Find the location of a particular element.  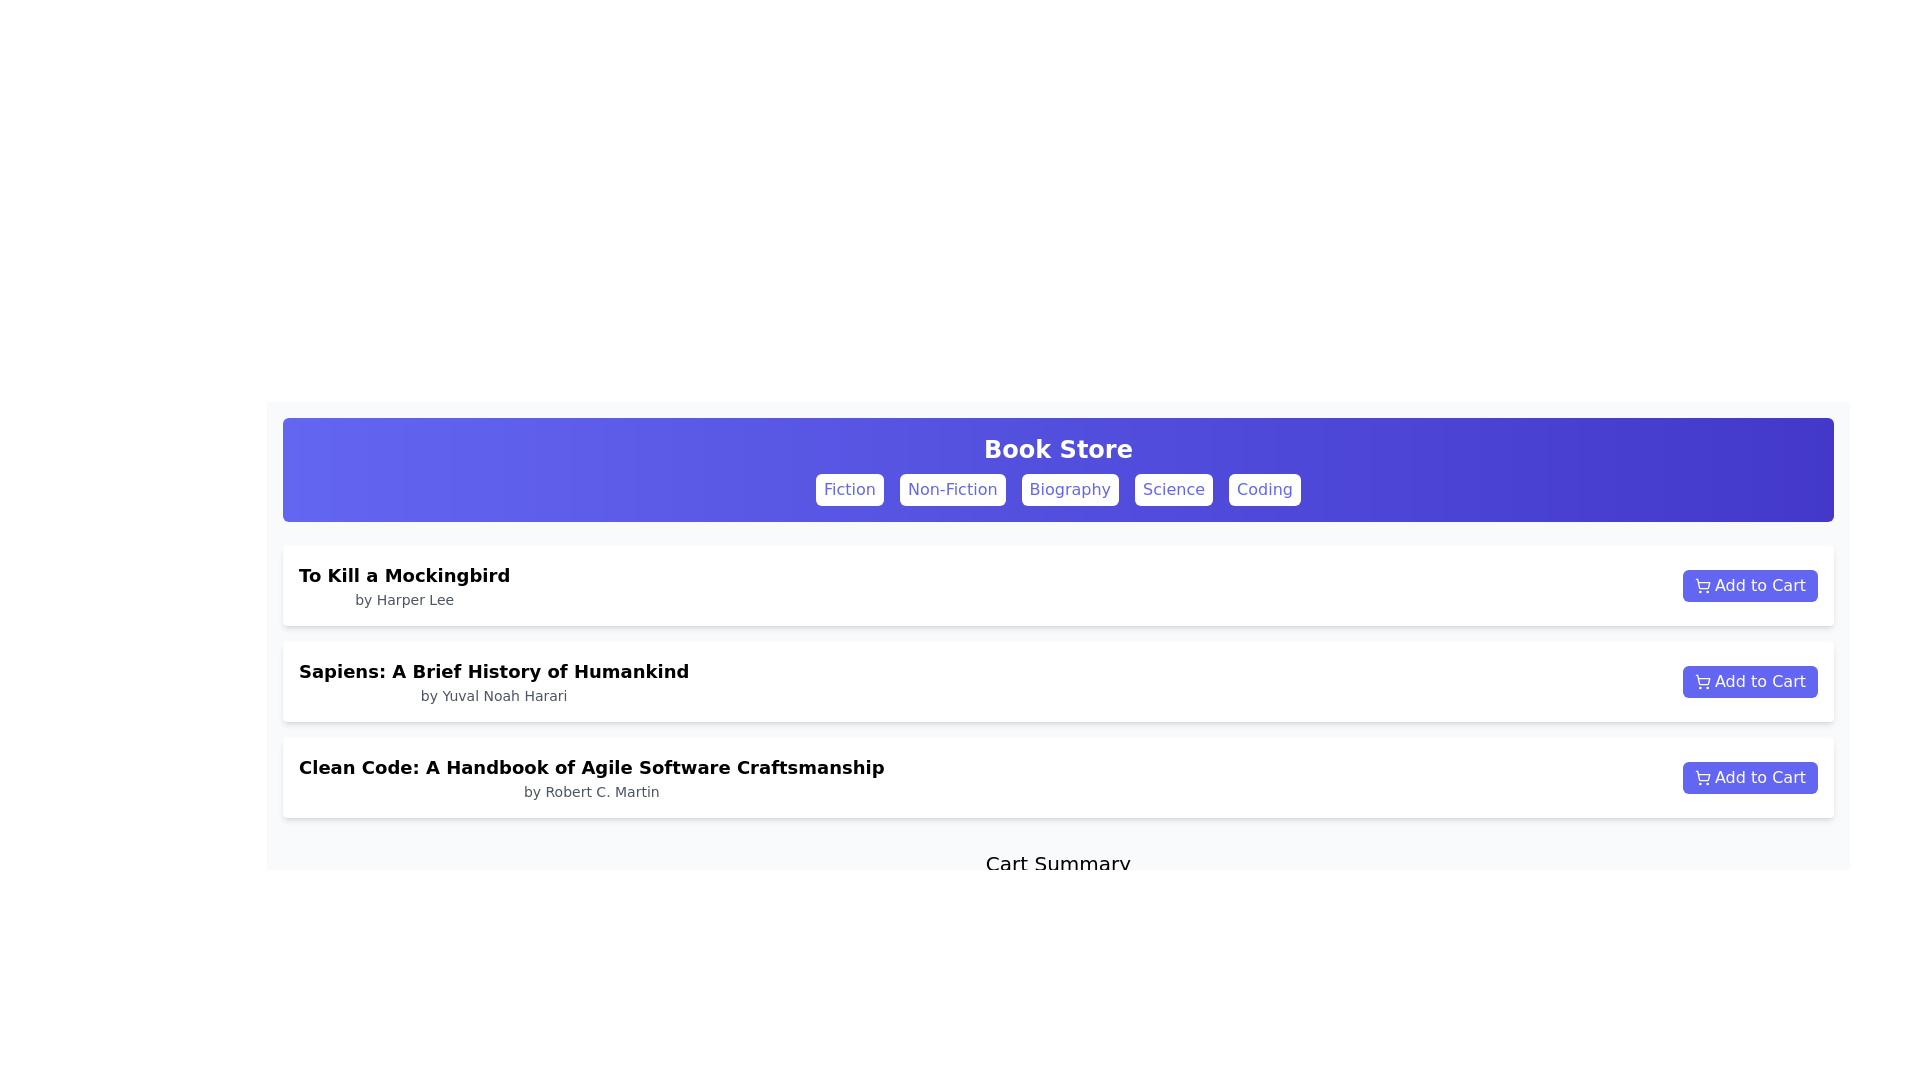

the text label displaying the author's name 'Harper Lee', which is located directly below the book title 'To Kill a Mockingbird' in a vertical list layout is located at coordinates (403, 599).